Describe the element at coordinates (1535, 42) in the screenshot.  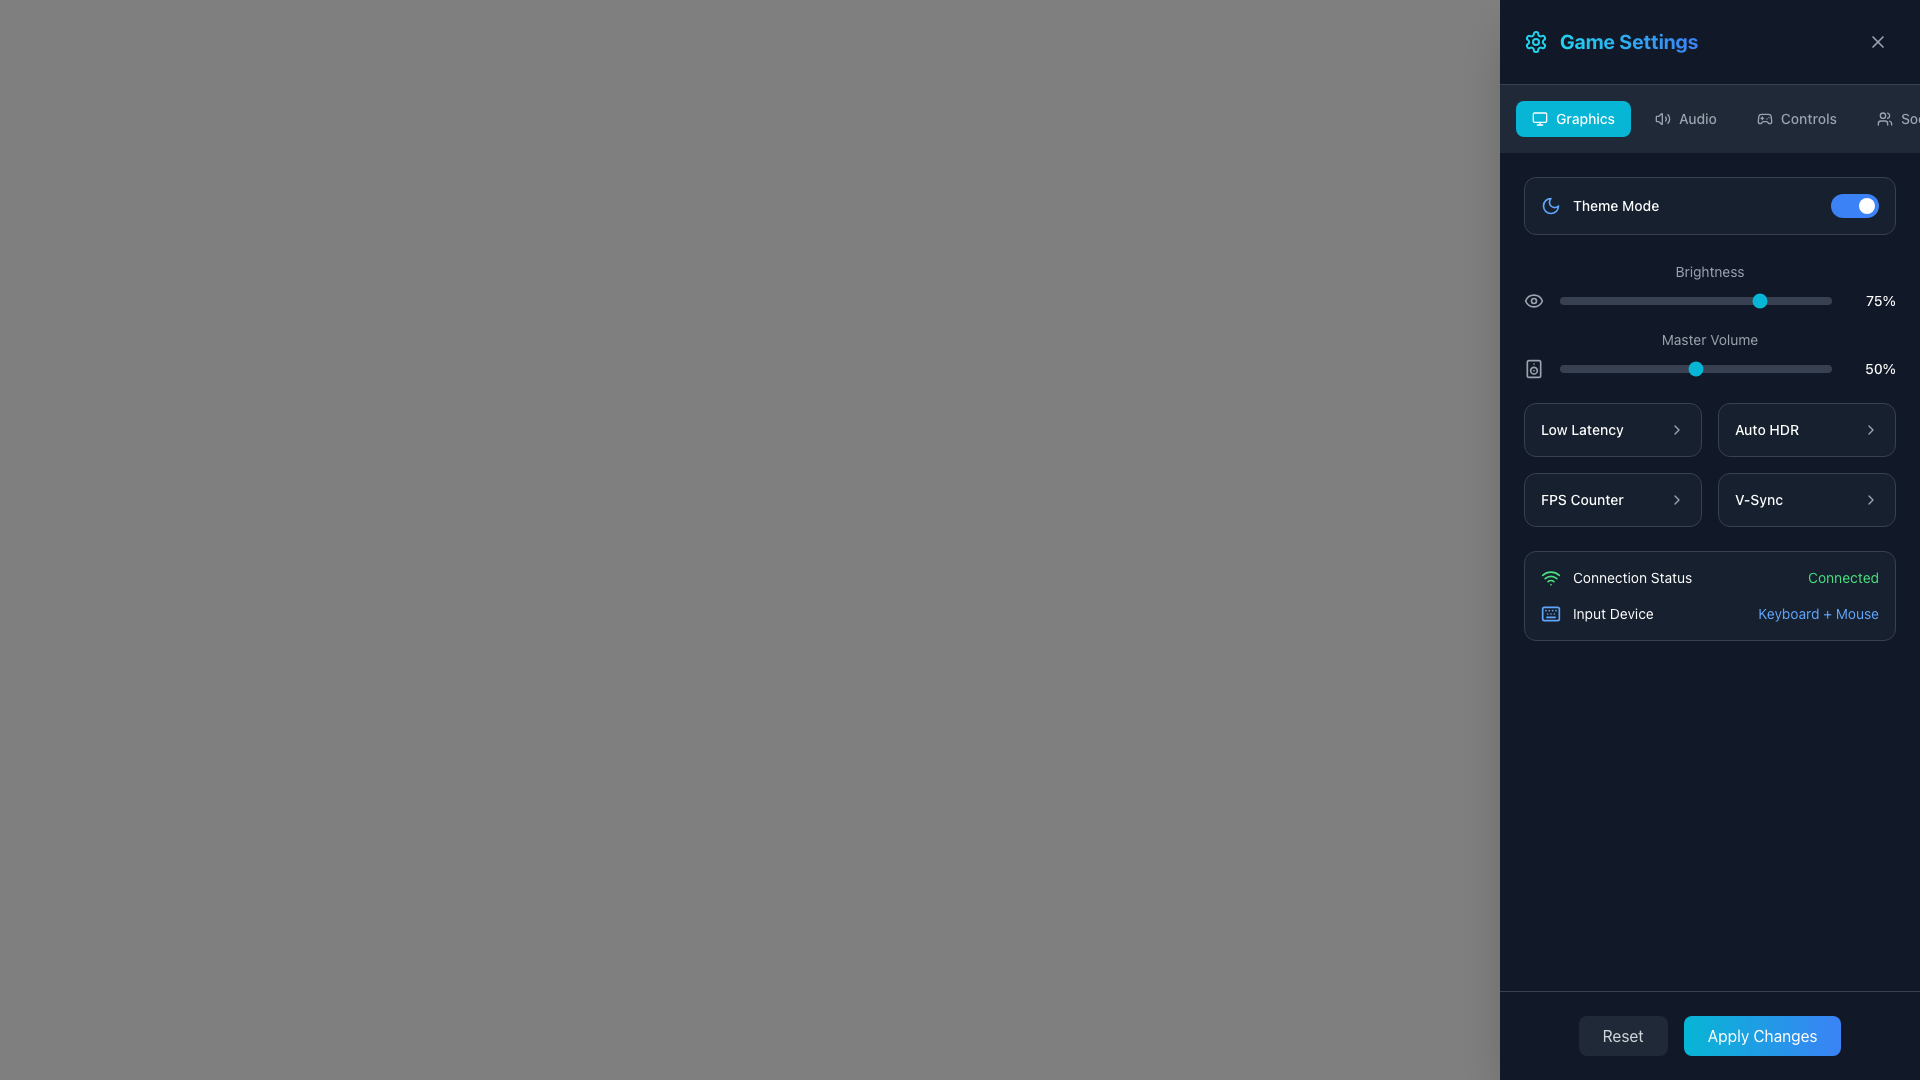
I see `the cogwheel icon` at that location.